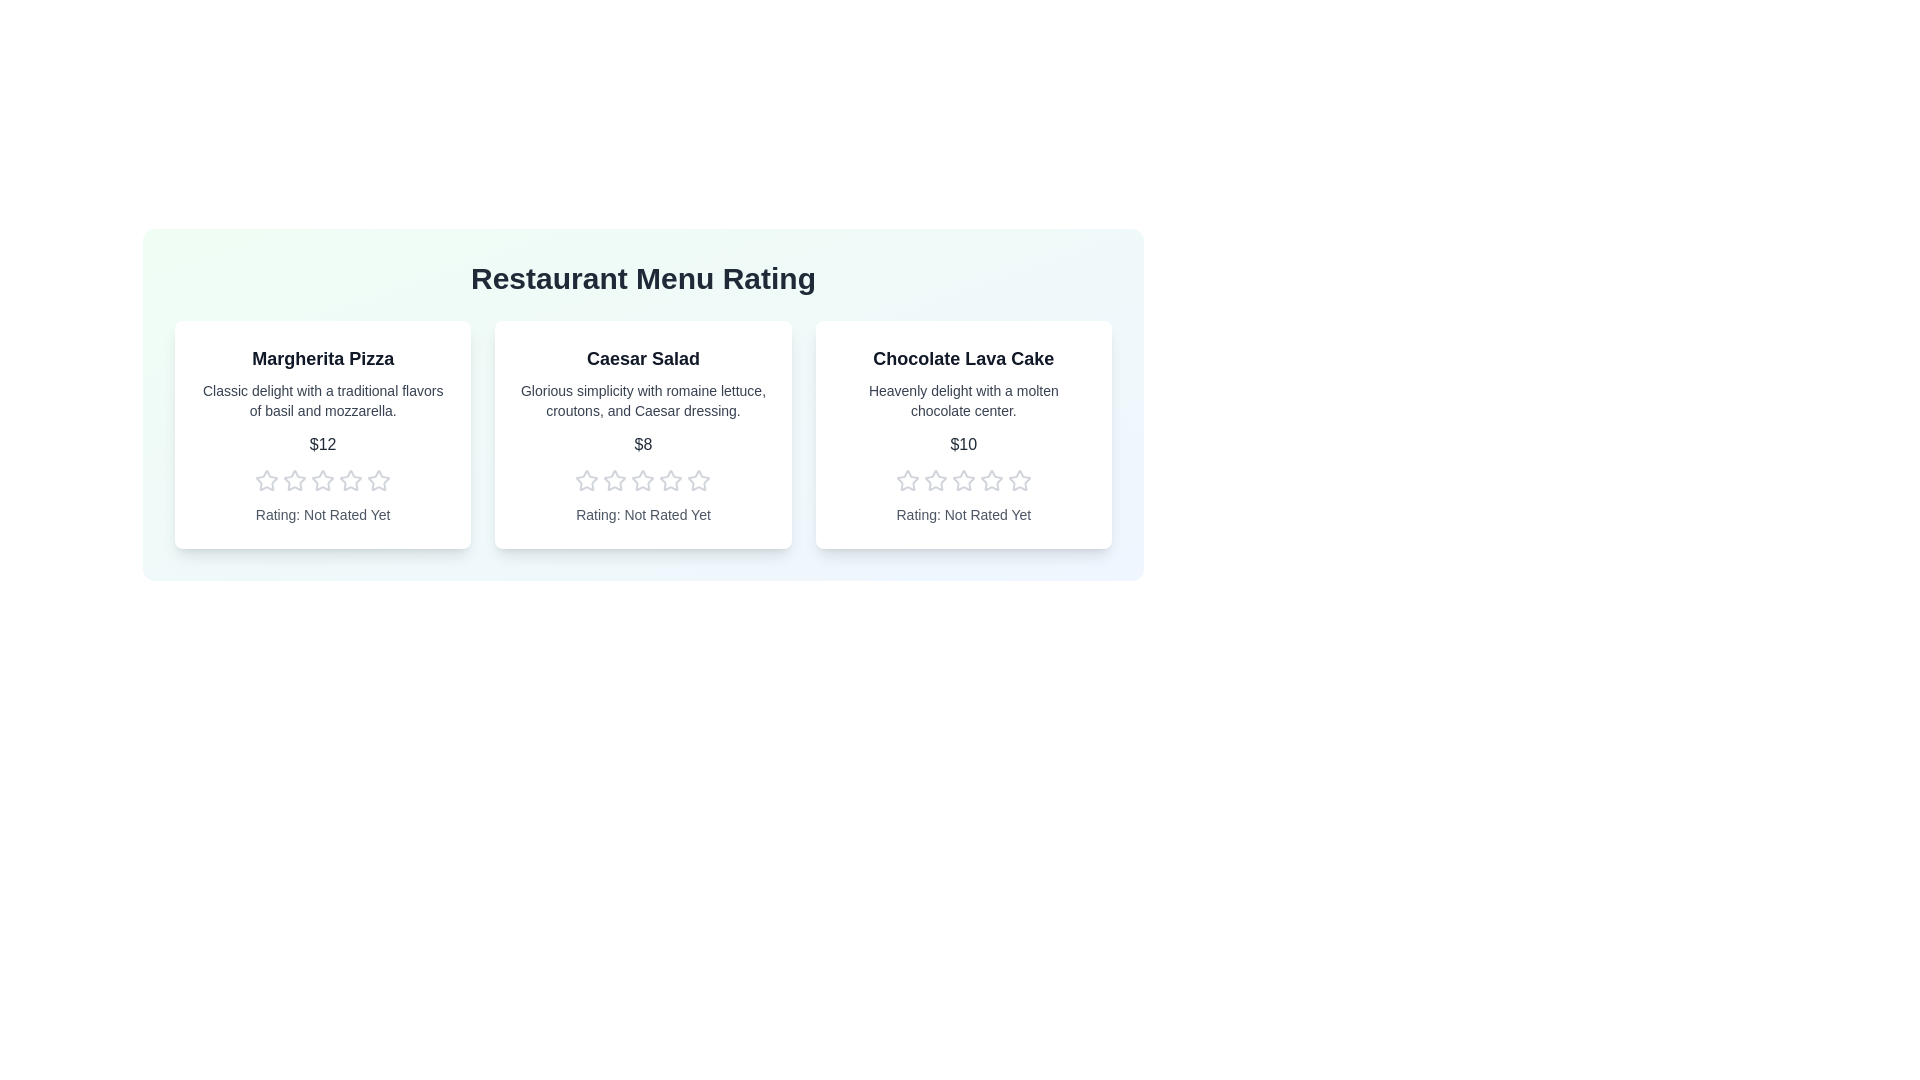 The height and width of the screenshot is (1080, 1920). What do you see at coordinates (585, 481) in the screenshot?
I see `the star corresponding to the desired rating 1 for the menu item Caesar Salad` at bounding box center [585, 481].